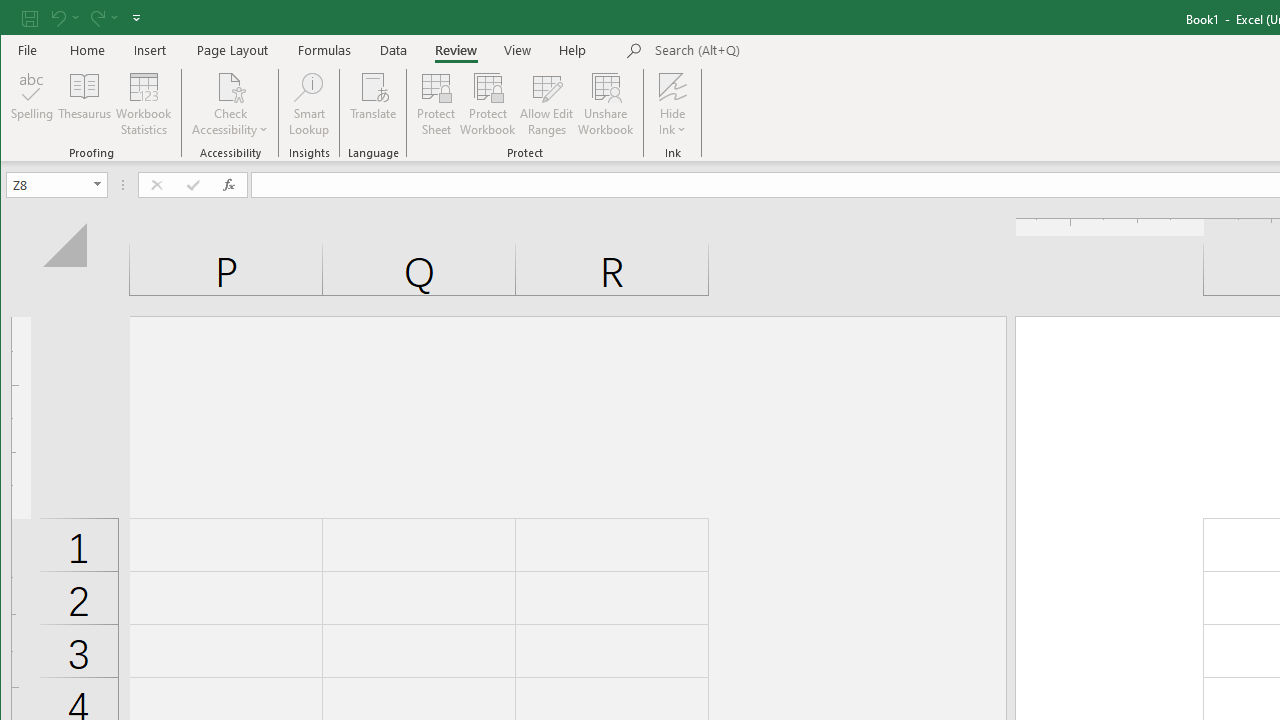 The image size is (1280, 720). What do you see at coordinates (95, 17) in the screenshot?
I see `'Redo'` at bounding box center [95, 17].